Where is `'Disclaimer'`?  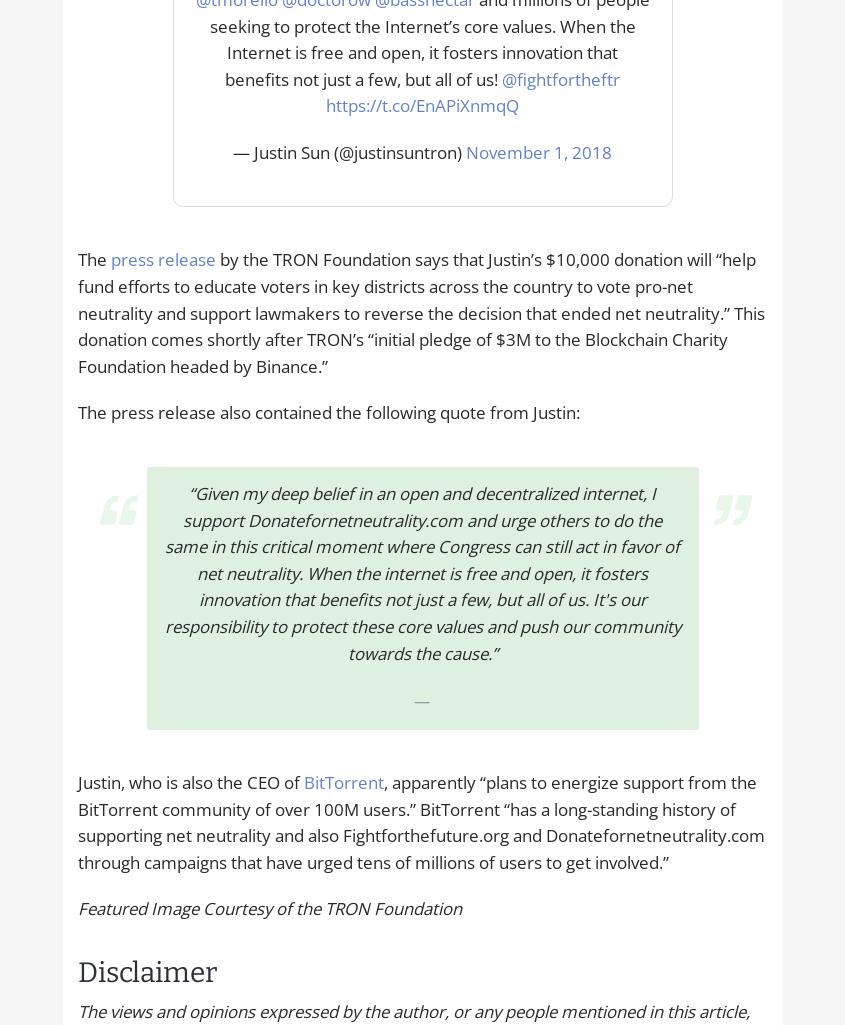
'Disclaimer' is located at coordinates (75, 971).